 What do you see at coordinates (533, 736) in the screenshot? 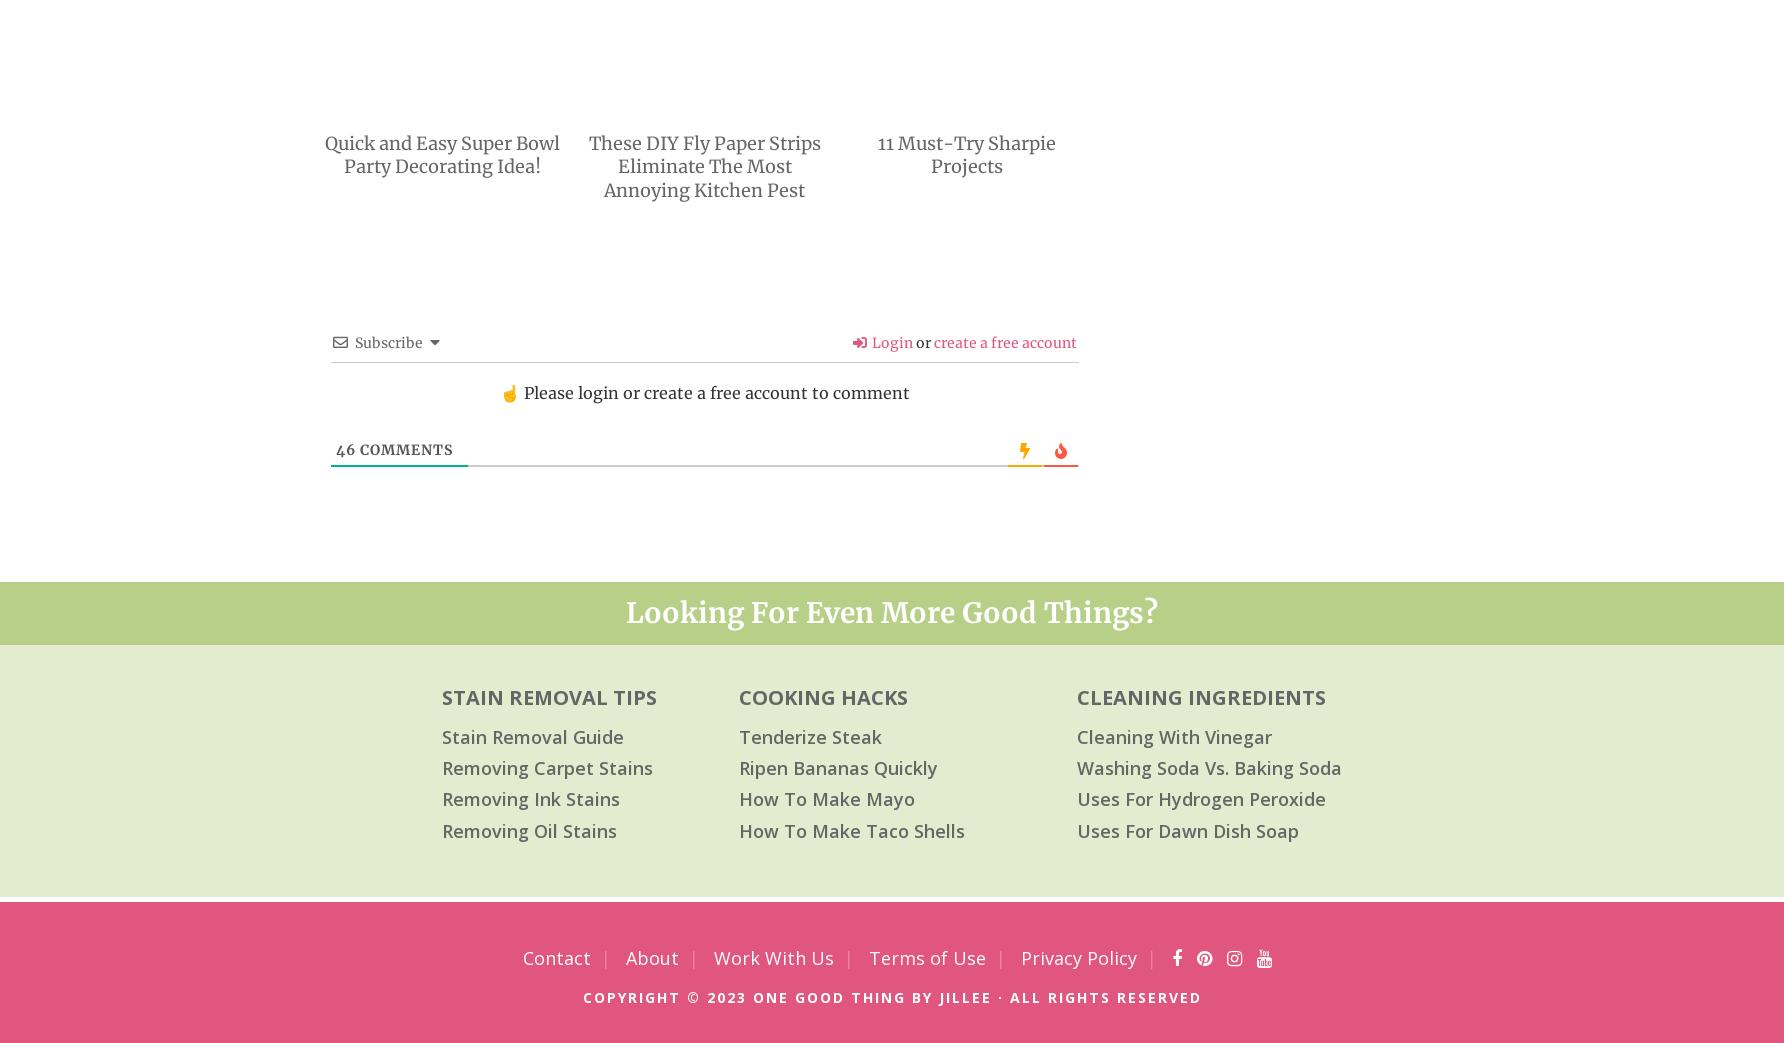
I see `'Stain Removal Guide'` at bounding box center [533, 736].